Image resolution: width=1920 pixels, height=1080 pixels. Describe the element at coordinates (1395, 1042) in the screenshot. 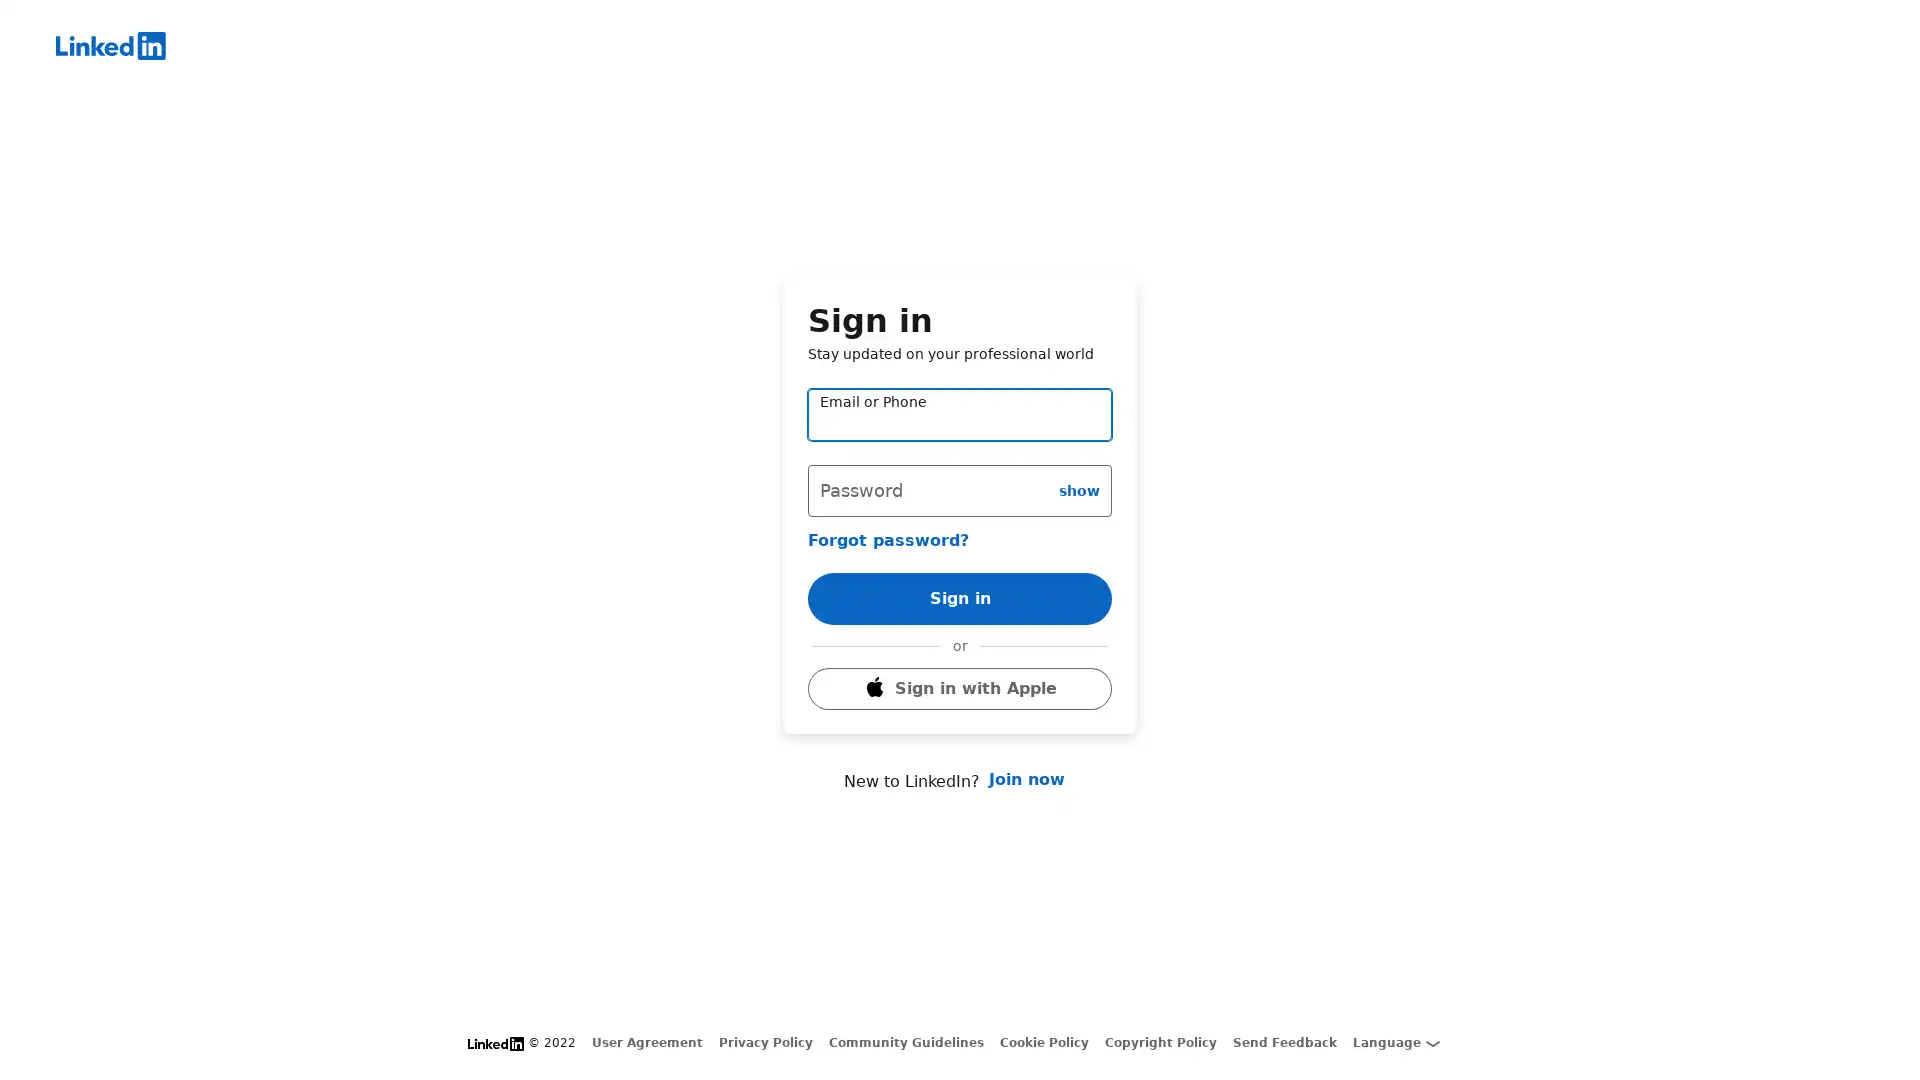

I see `Language` at that location.